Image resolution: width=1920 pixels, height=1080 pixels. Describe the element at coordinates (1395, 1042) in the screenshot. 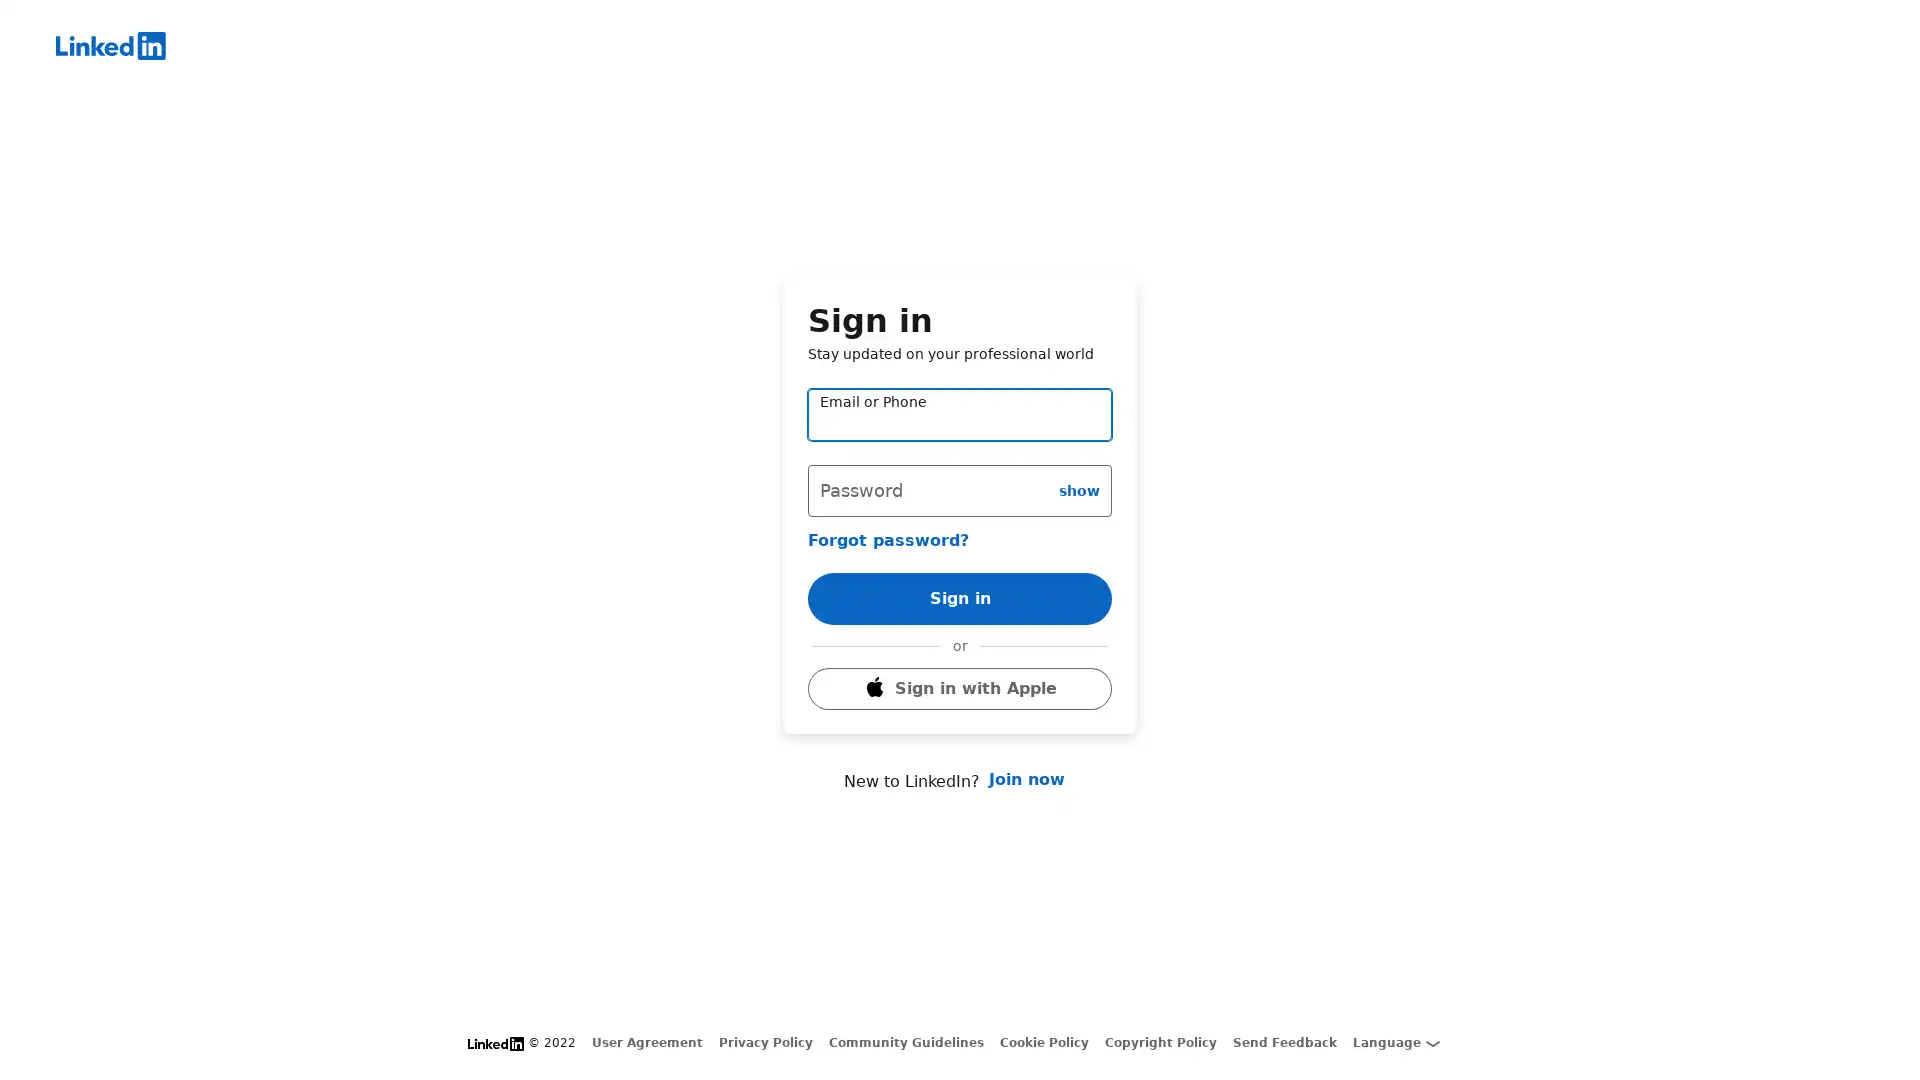

I see `Language` at that location.